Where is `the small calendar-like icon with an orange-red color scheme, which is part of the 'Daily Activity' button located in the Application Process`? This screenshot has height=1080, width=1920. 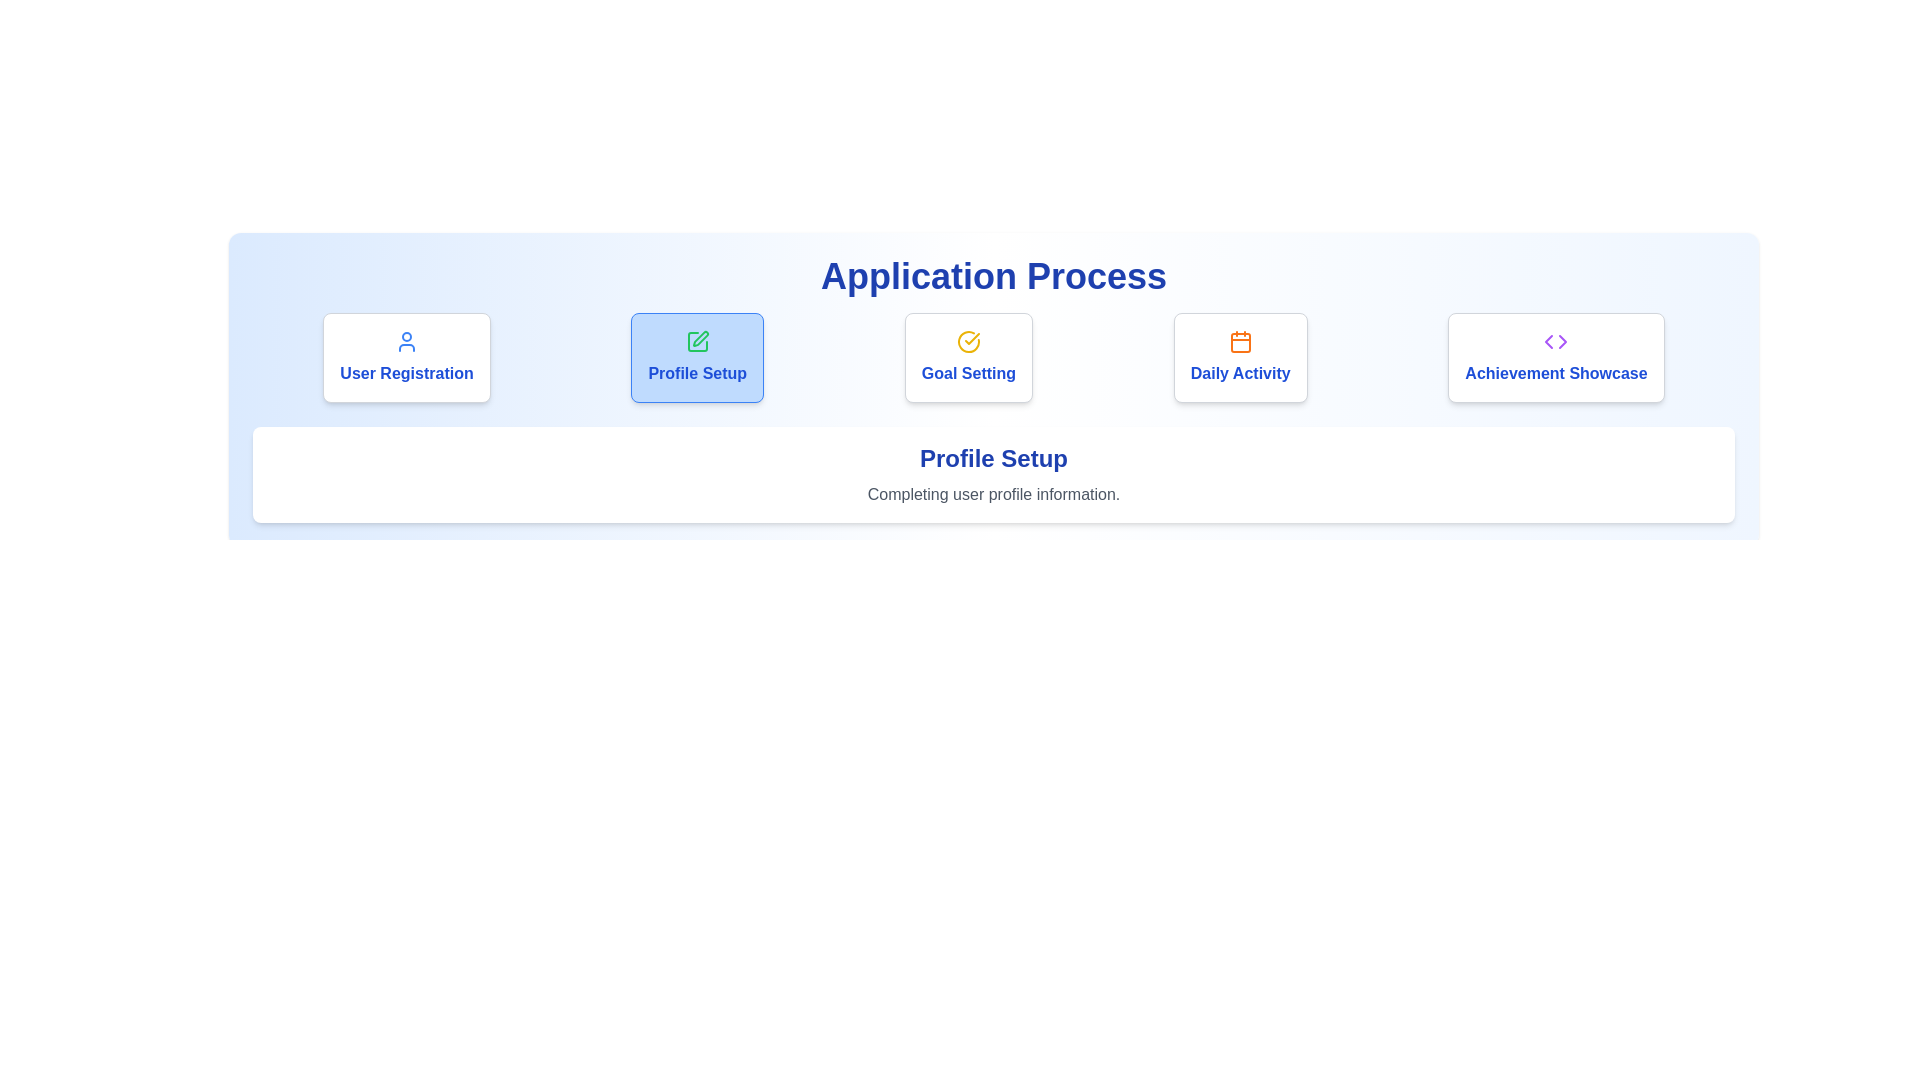
the small calendar-like icon with an orange-red color scheme, which is part of the 'Daily Activity' button located in the Application Process is located at coordinates (1239, 342).